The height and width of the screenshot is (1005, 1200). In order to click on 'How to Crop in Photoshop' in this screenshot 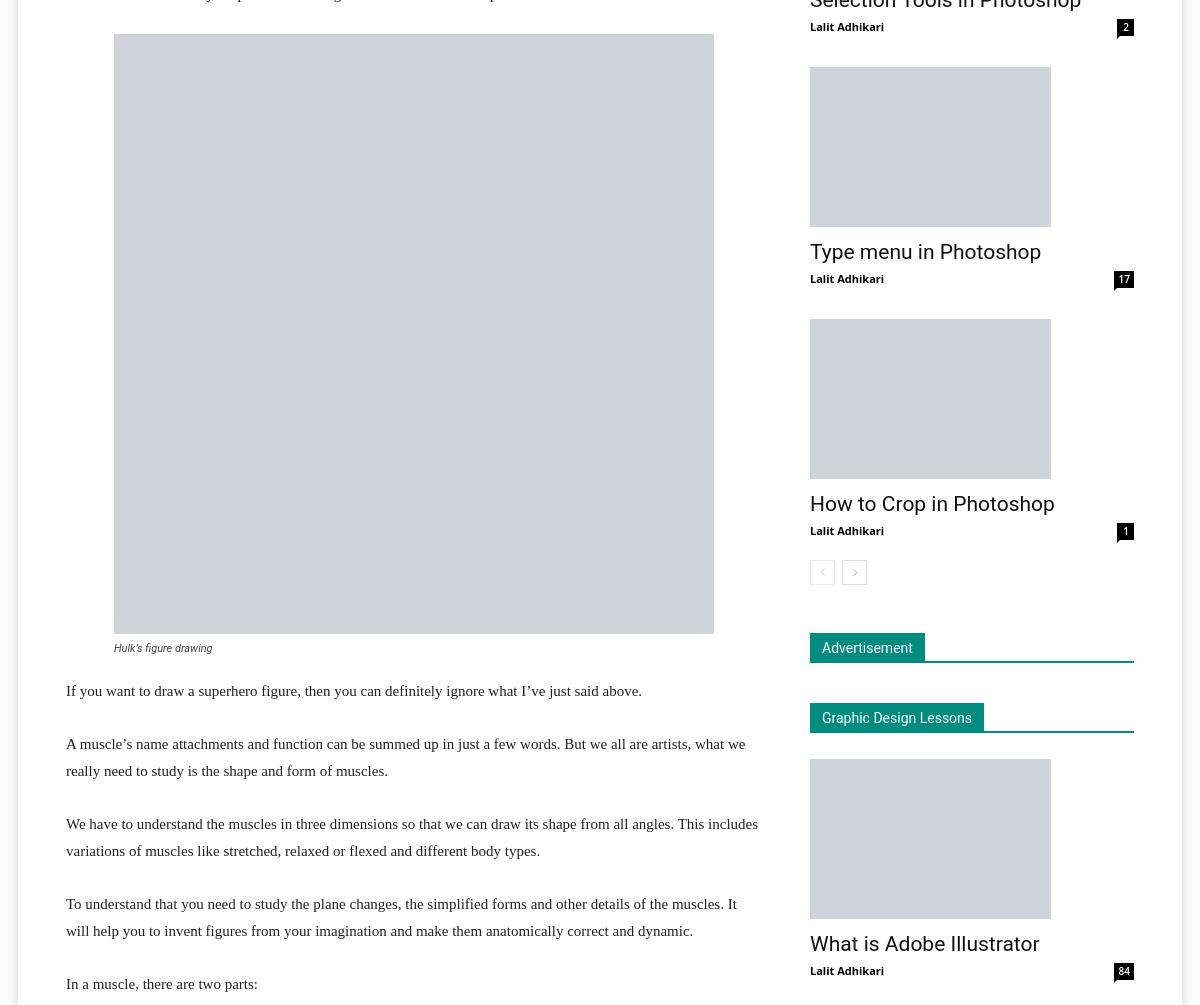, I will do `click(932, 503)`.